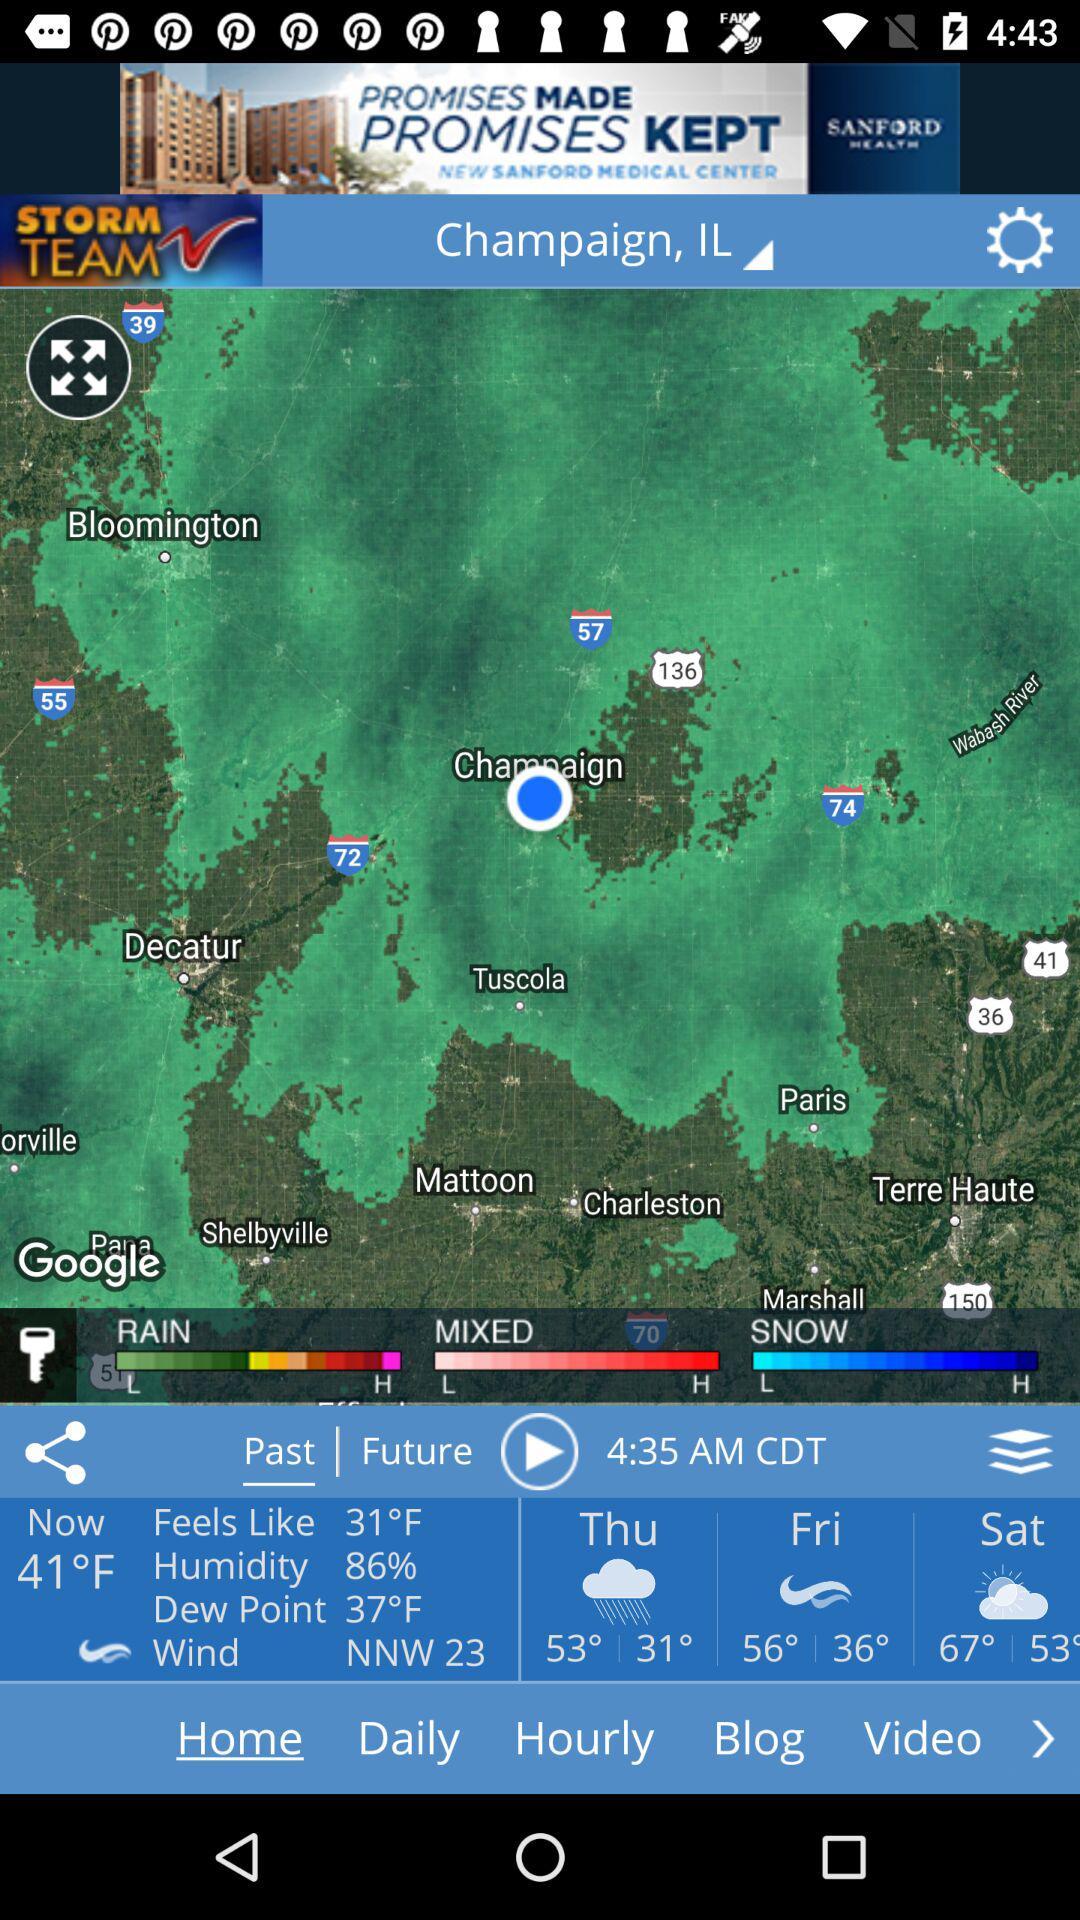 The image size is (1080, 1920). I want to click on the layers icon, so click(1020, 1451).